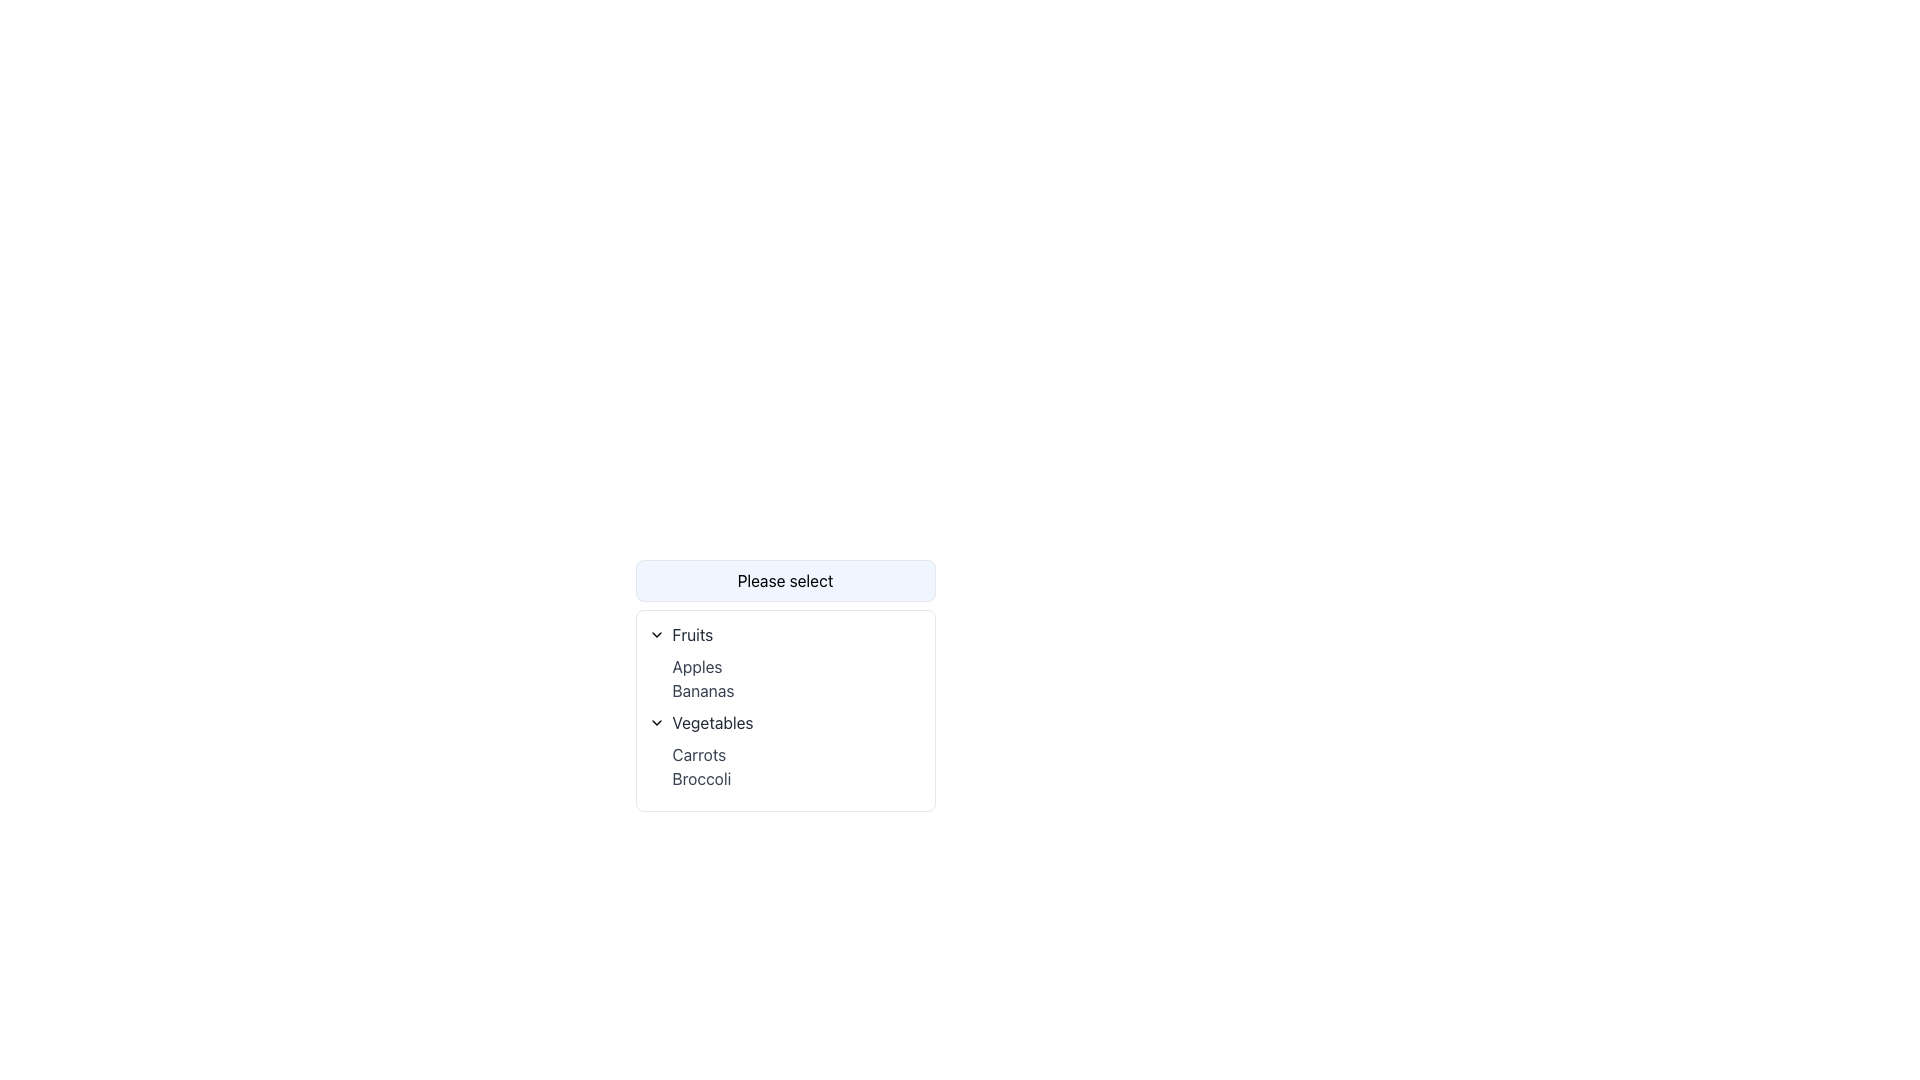 The height and width of the screenshot is (1080, 1920). I want to click on text element 'Fruits' in the dropdown list menu to understand the current selection, so click(692, 635).